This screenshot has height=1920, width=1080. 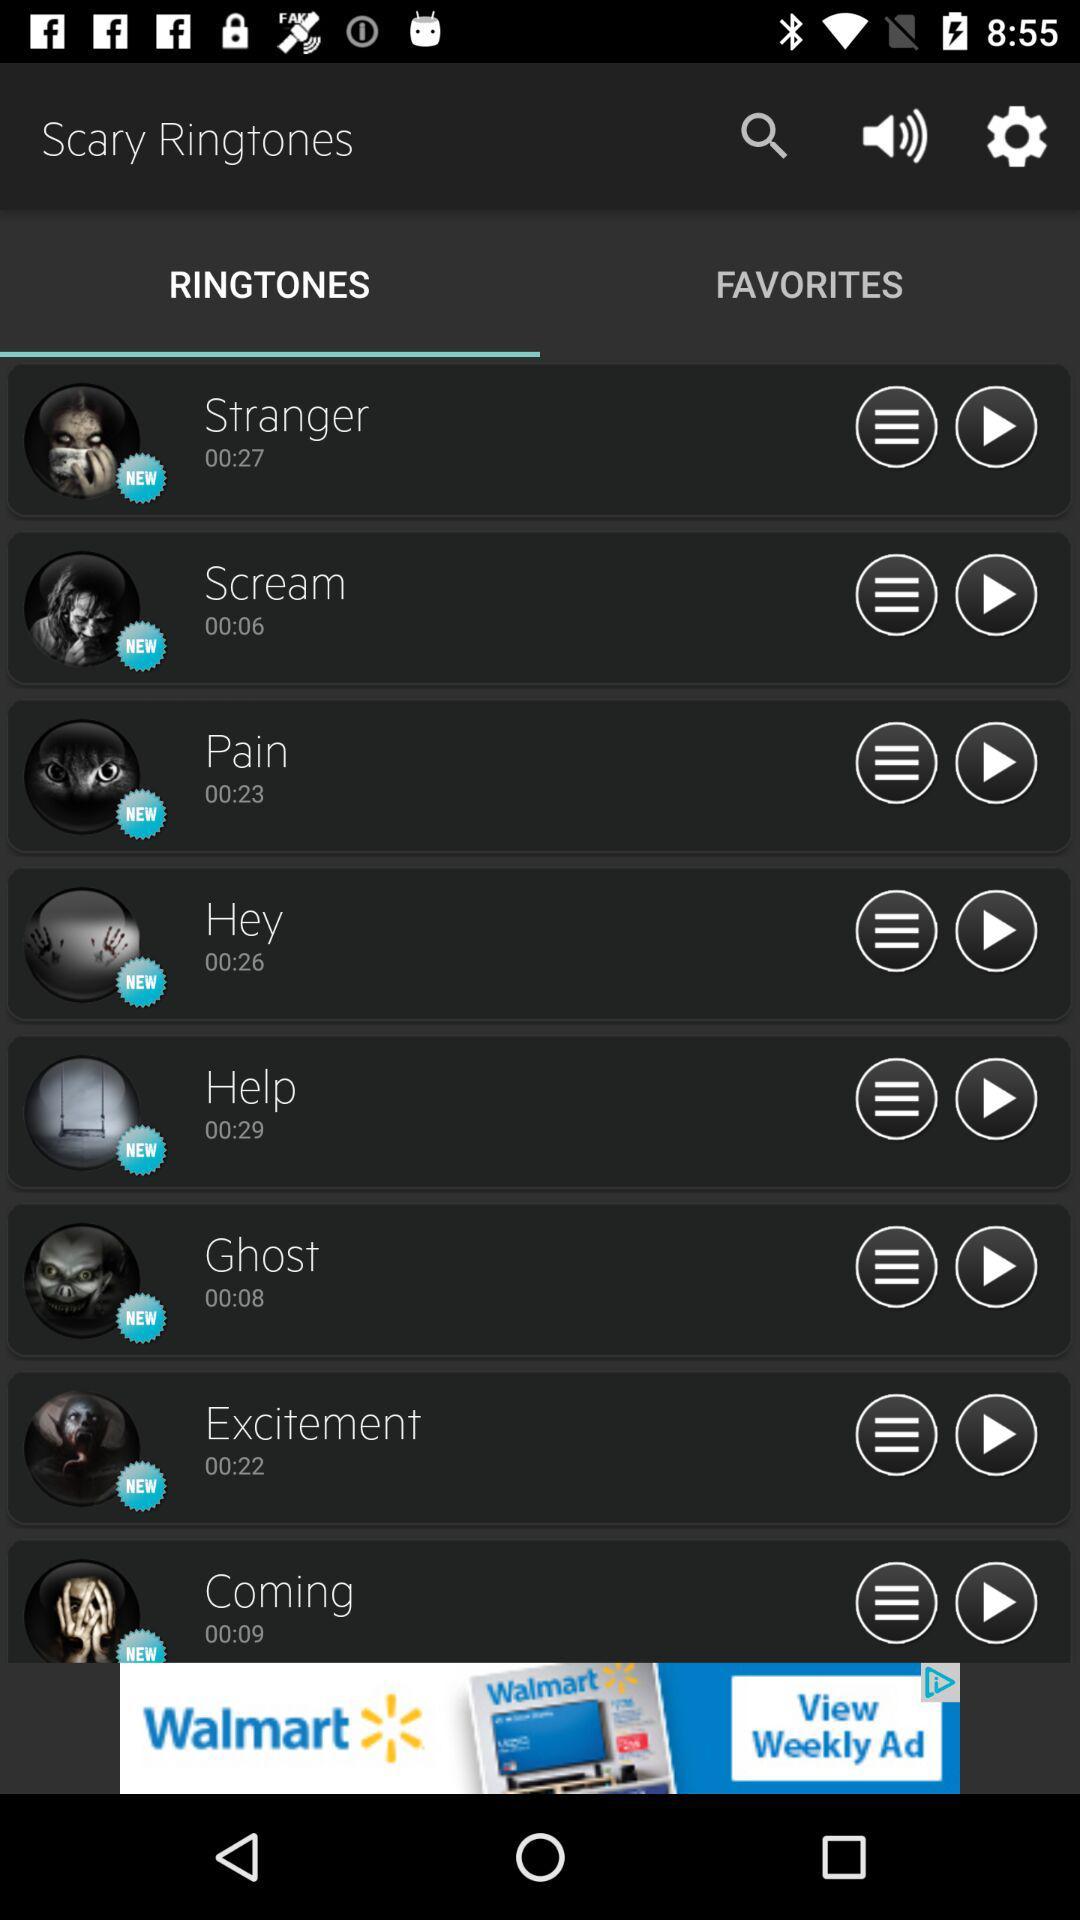 I want to click on menu option, so click(x=895, y=1604).